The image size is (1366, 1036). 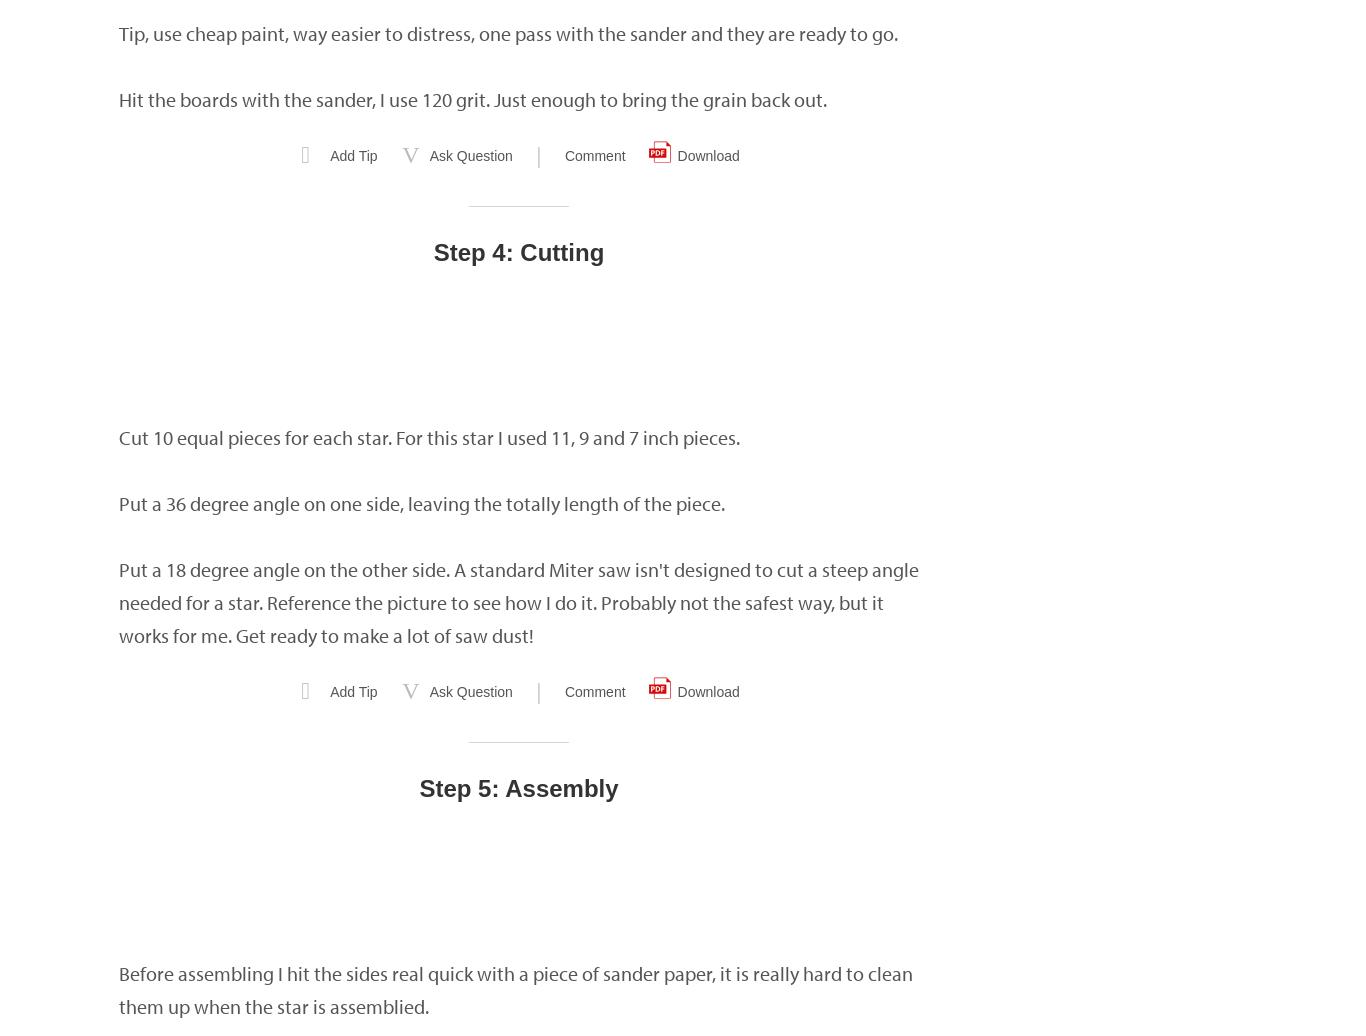 I want to click on 'Step 5: Assembly', so click(x=518, y=788).